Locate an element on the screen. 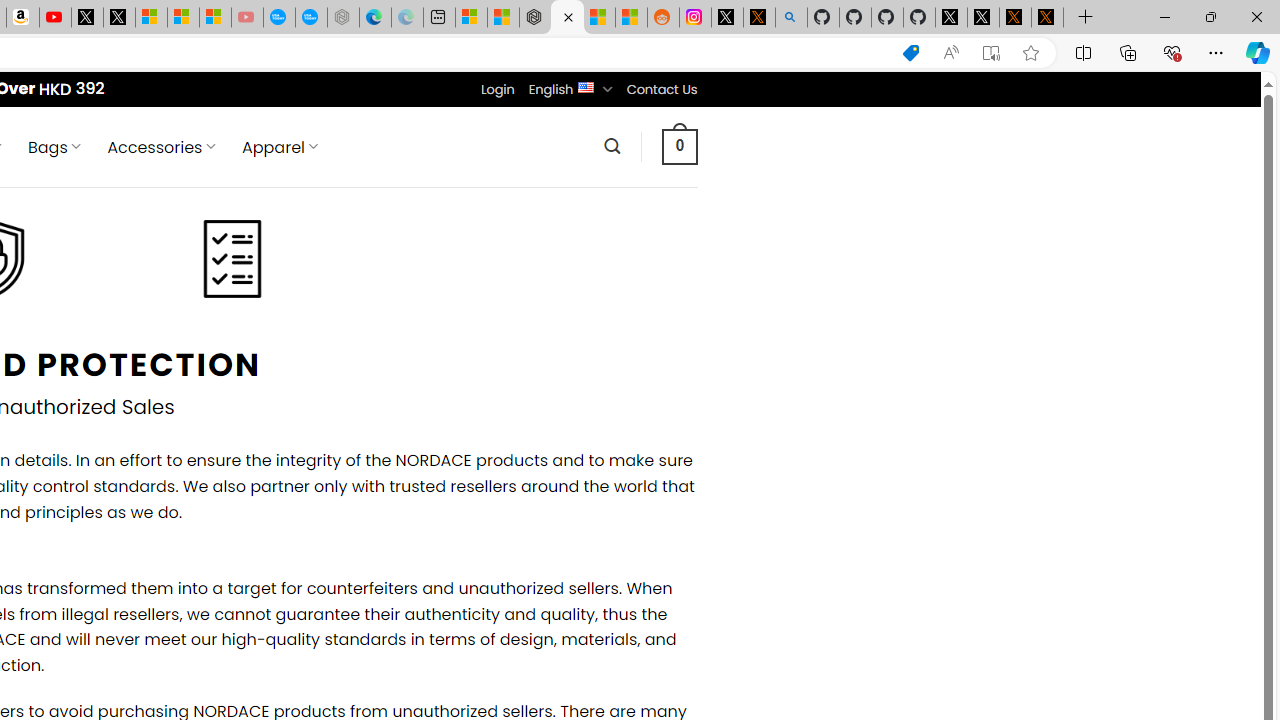 The image size is (1280, 720). 'Contact Us' is located at coordinates (661, 88).